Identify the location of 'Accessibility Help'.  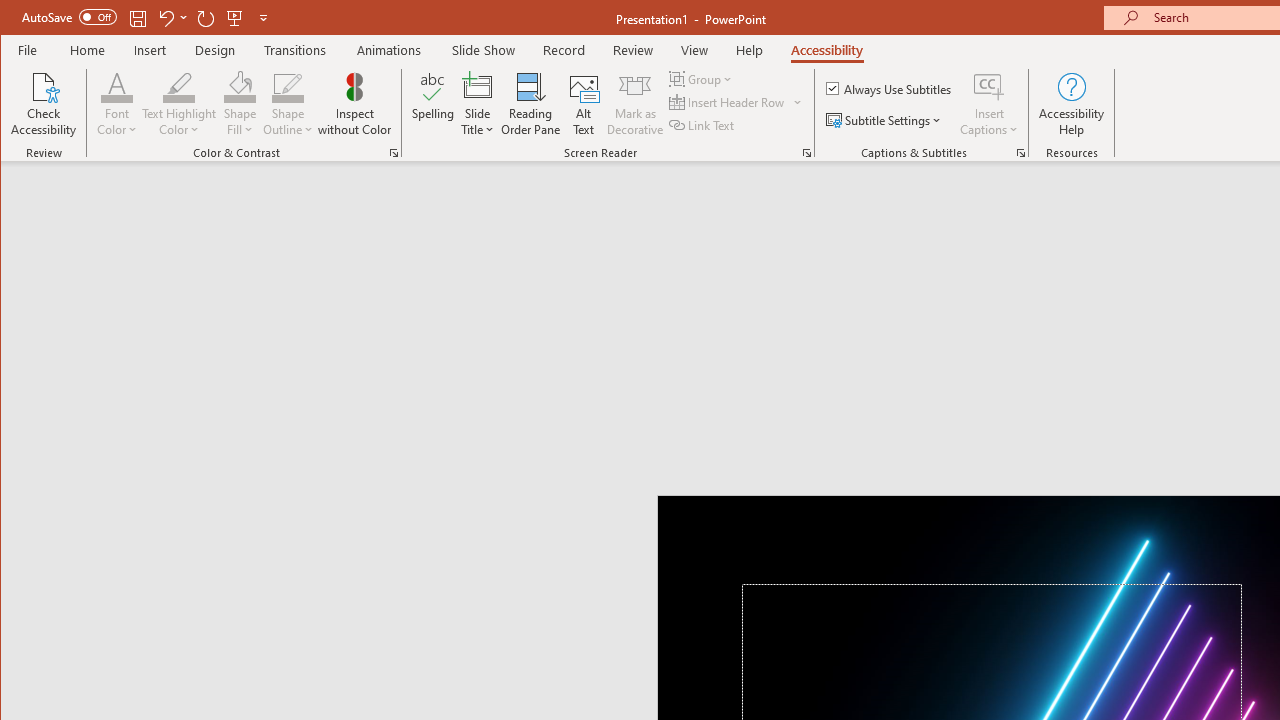
(1071, 104).